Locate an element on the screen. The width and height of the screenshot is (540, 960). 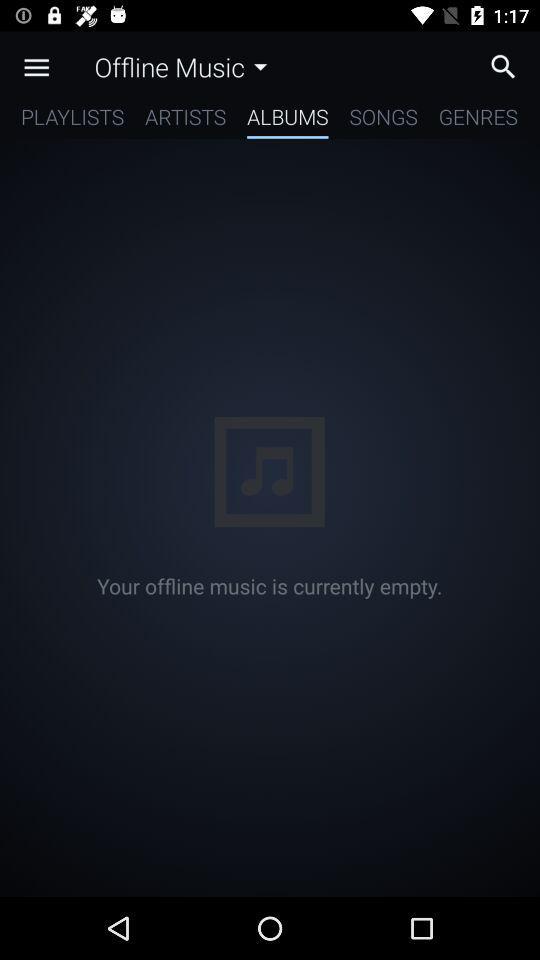
app above playlists app is located at coordinates (36, 67).